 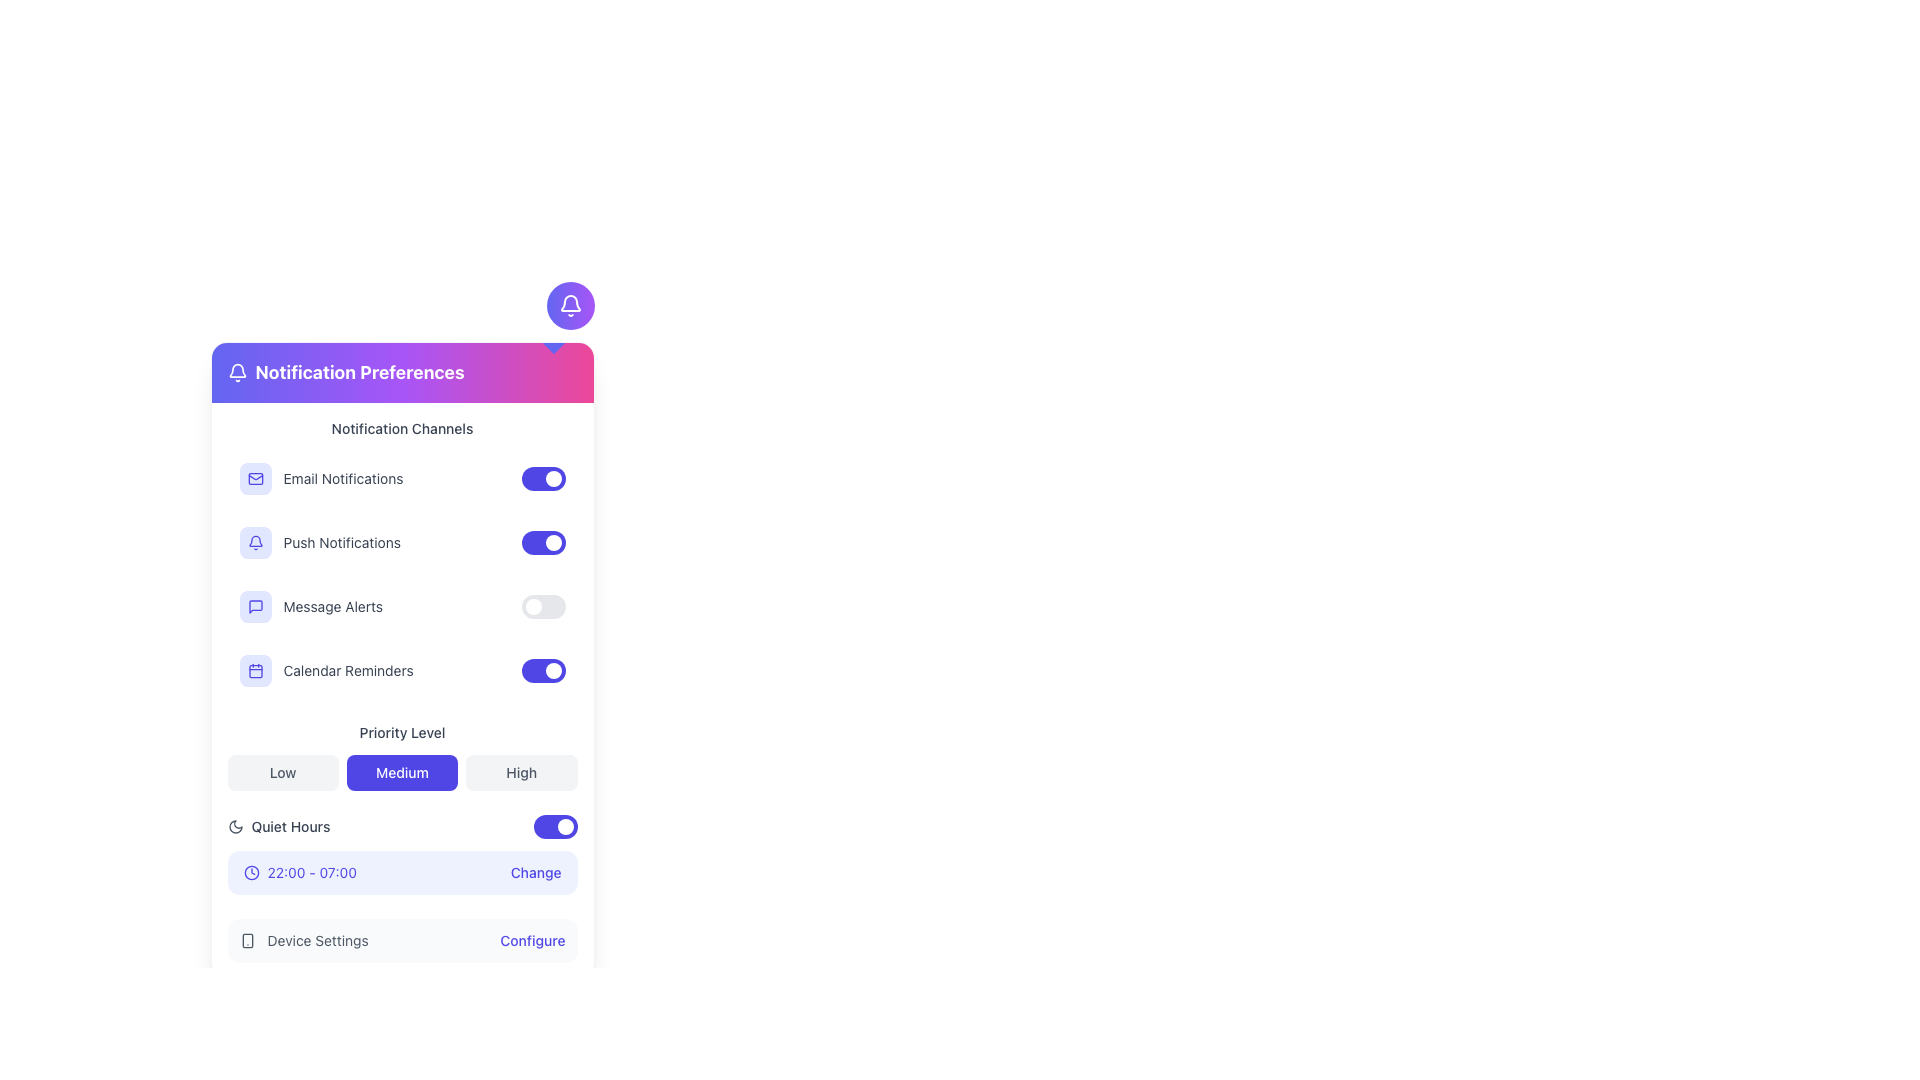 What do you see at coordinates (254, 478) in the screenshot?
I see `the rectangular part of the mail icon located next to the 'Email Notifications' label in the 'Notification Channels' section` at bounding box center [254, 478].